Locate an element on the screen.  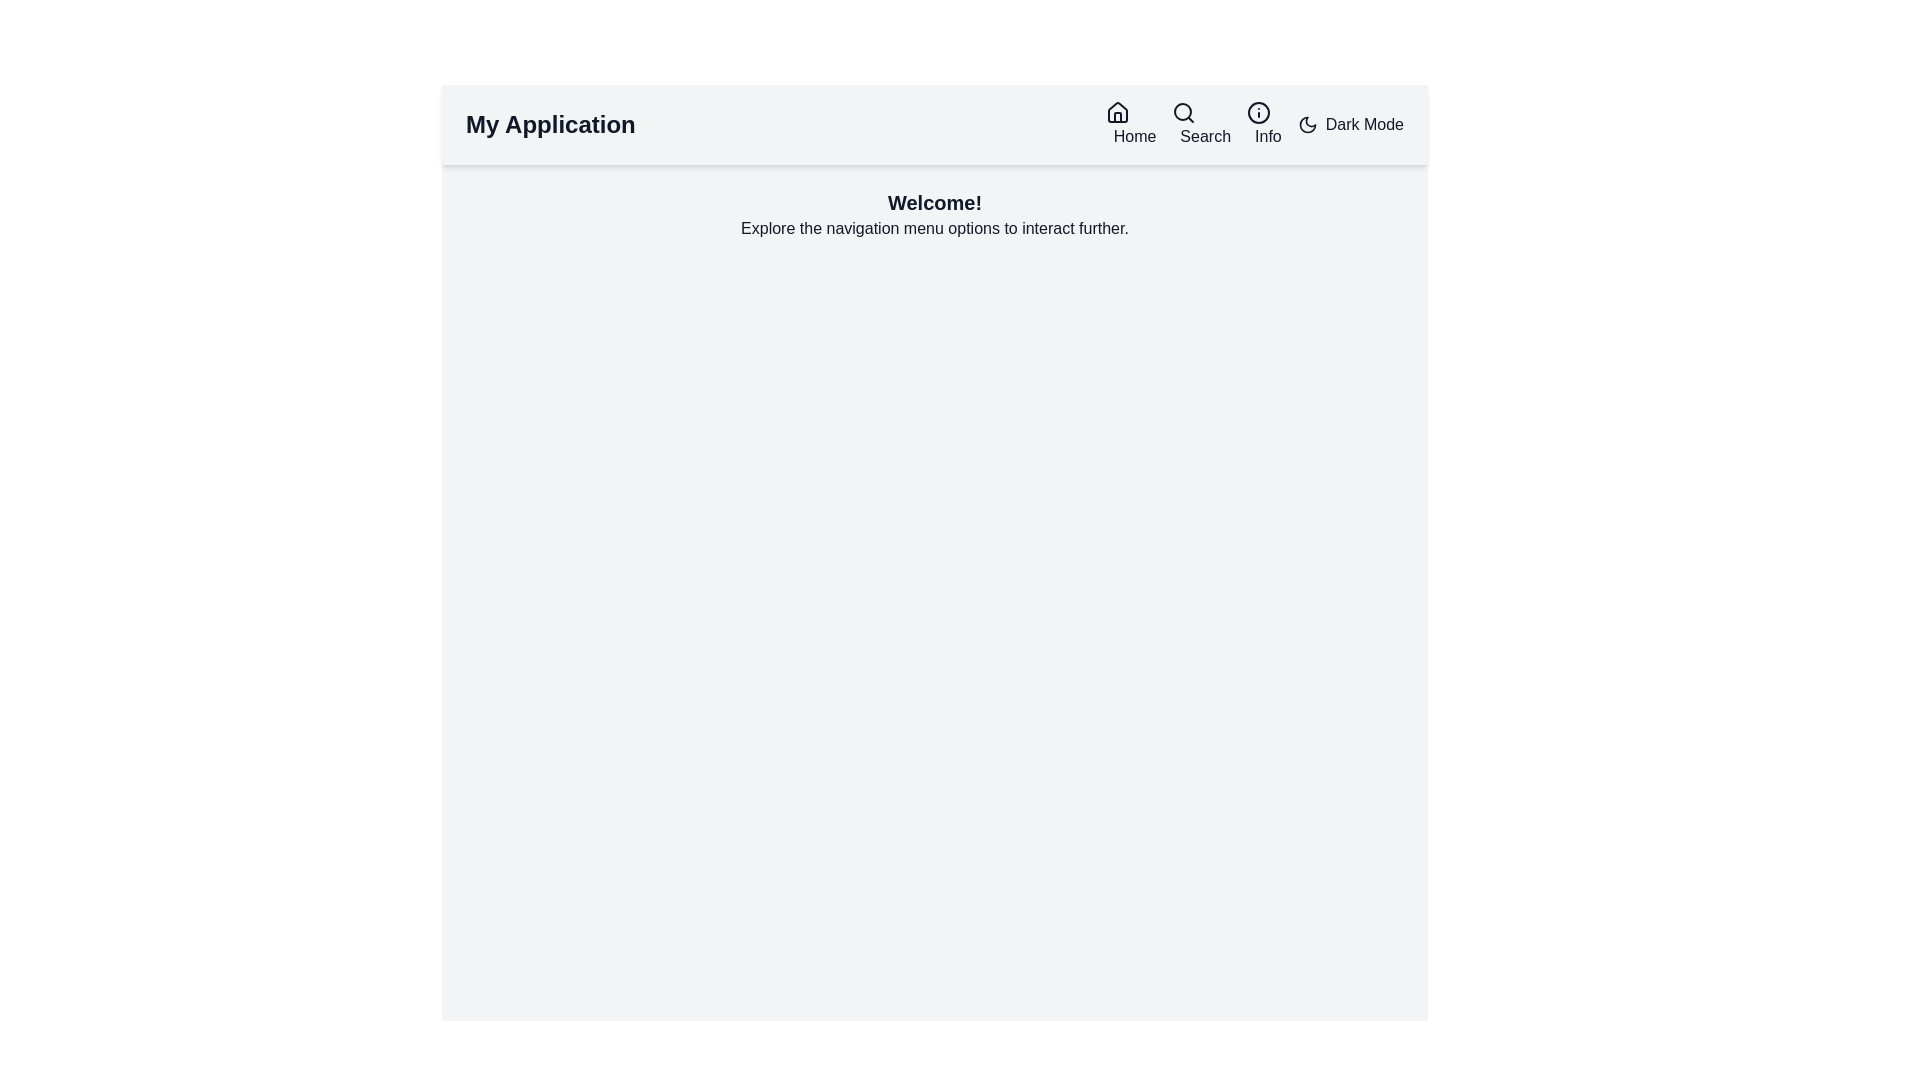
the door area of the 'Home' icon in the top navigation bar, which is the first icon from the left is located at coordinates (1116, 117).